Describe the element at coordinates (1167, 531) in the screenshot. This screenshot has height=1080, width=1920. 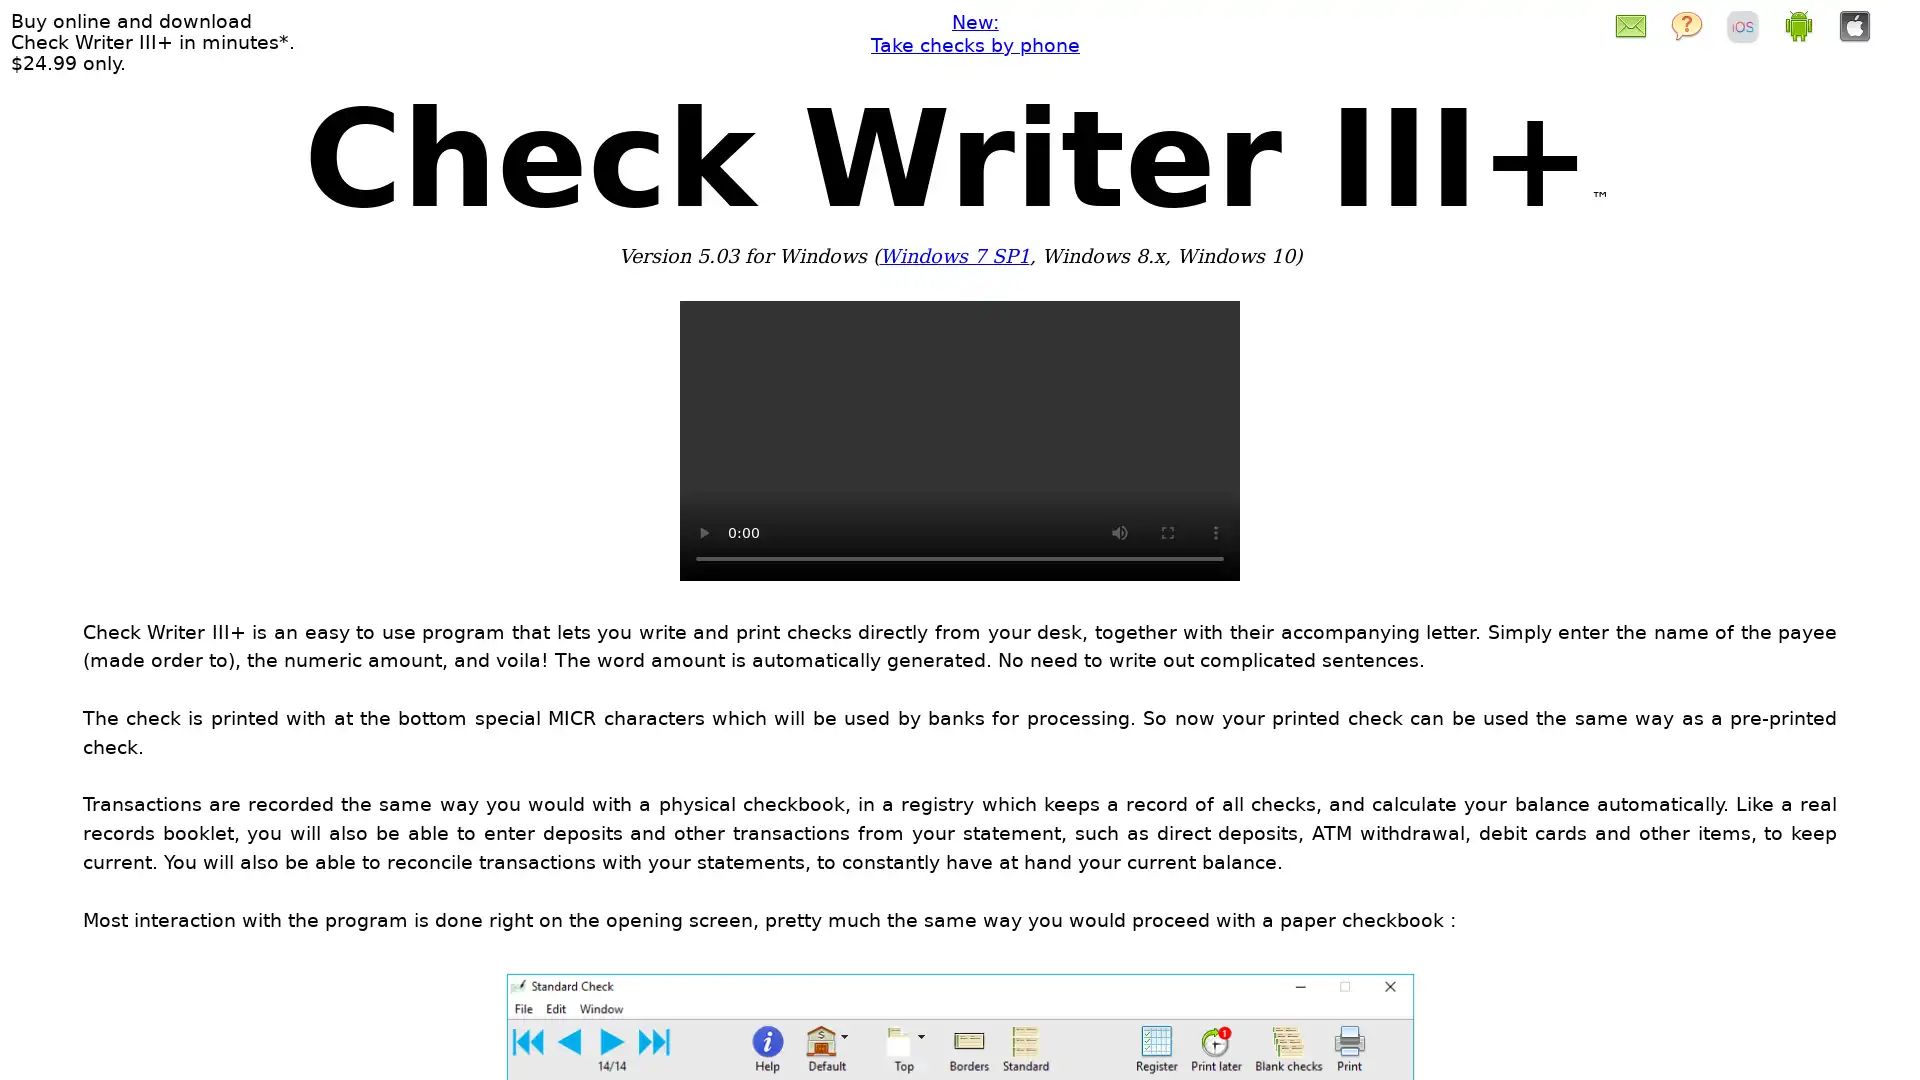
I see `enter full screen` at that location.